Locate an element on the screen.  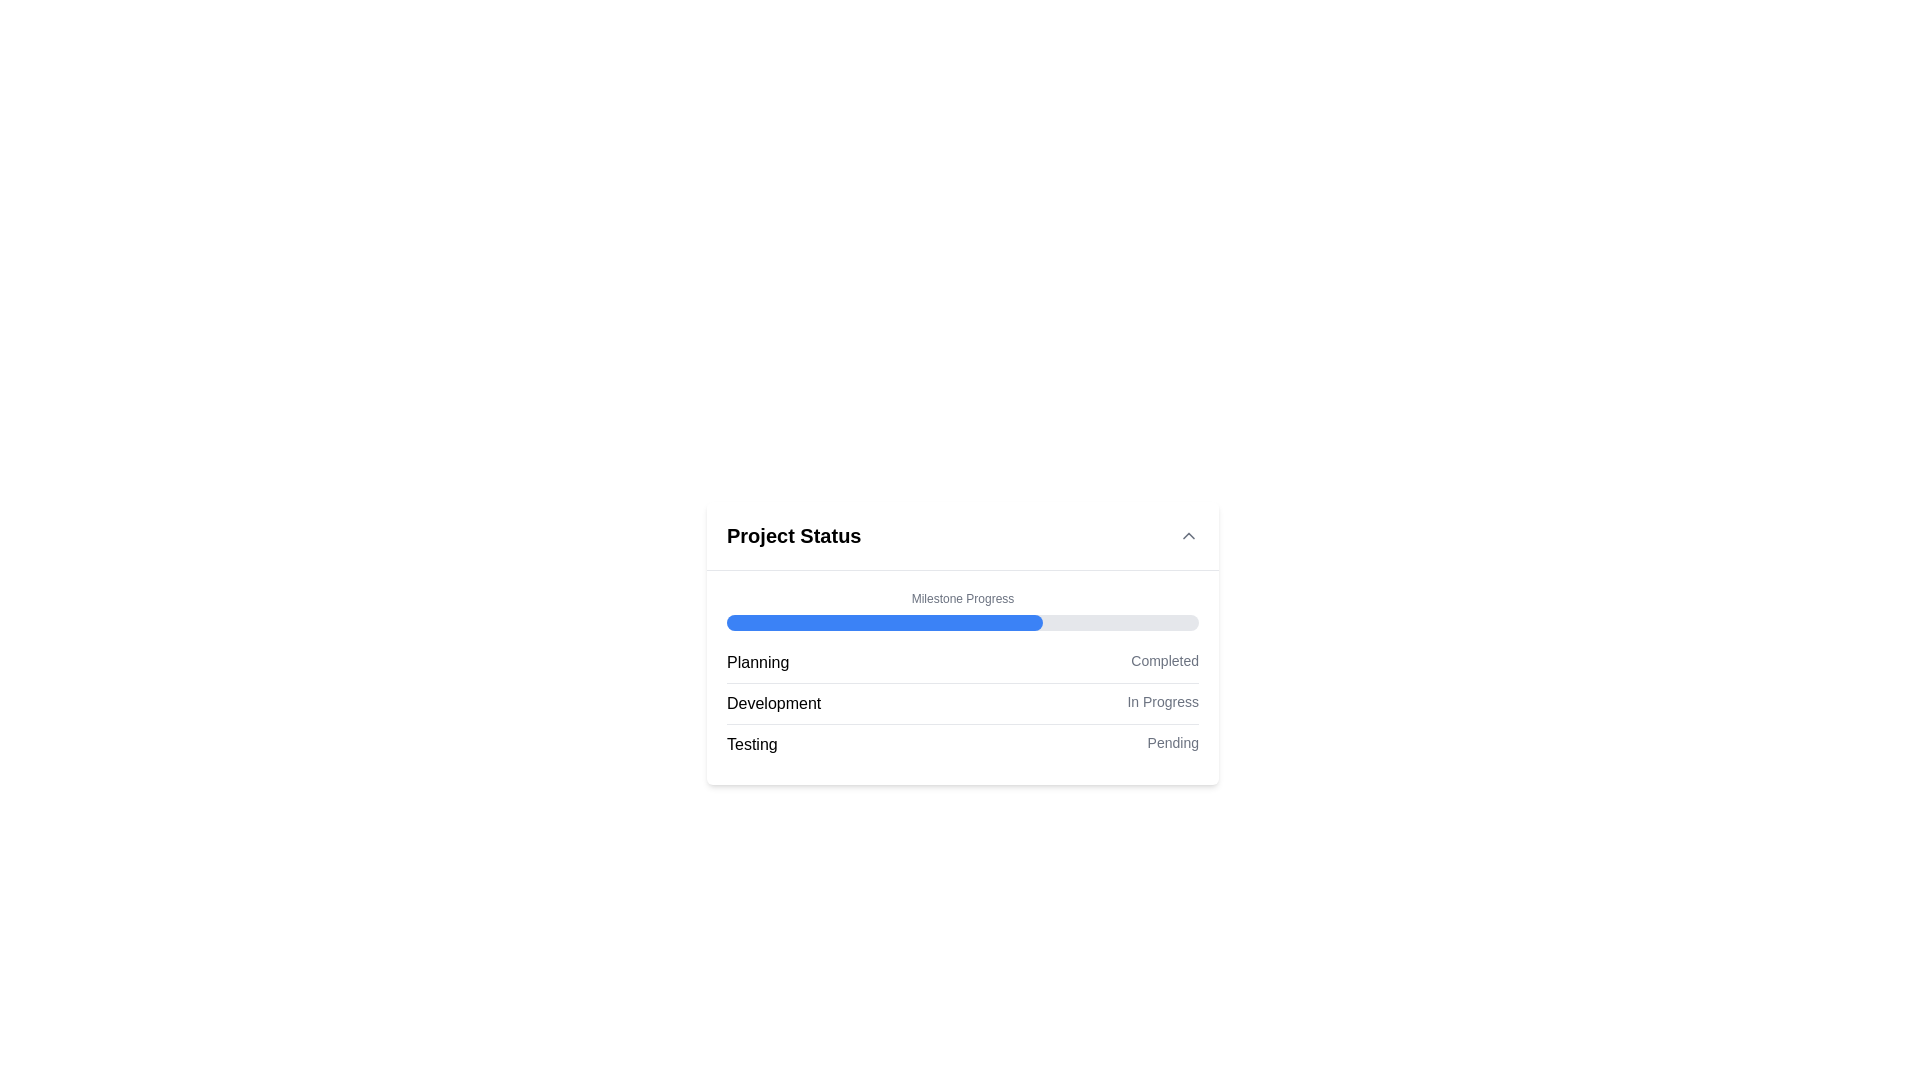
the 'Testing' status label located in the lower-left portion of the 'Testing - Pending' row under the 'Project Status' card is located at coordinates (751, 744).